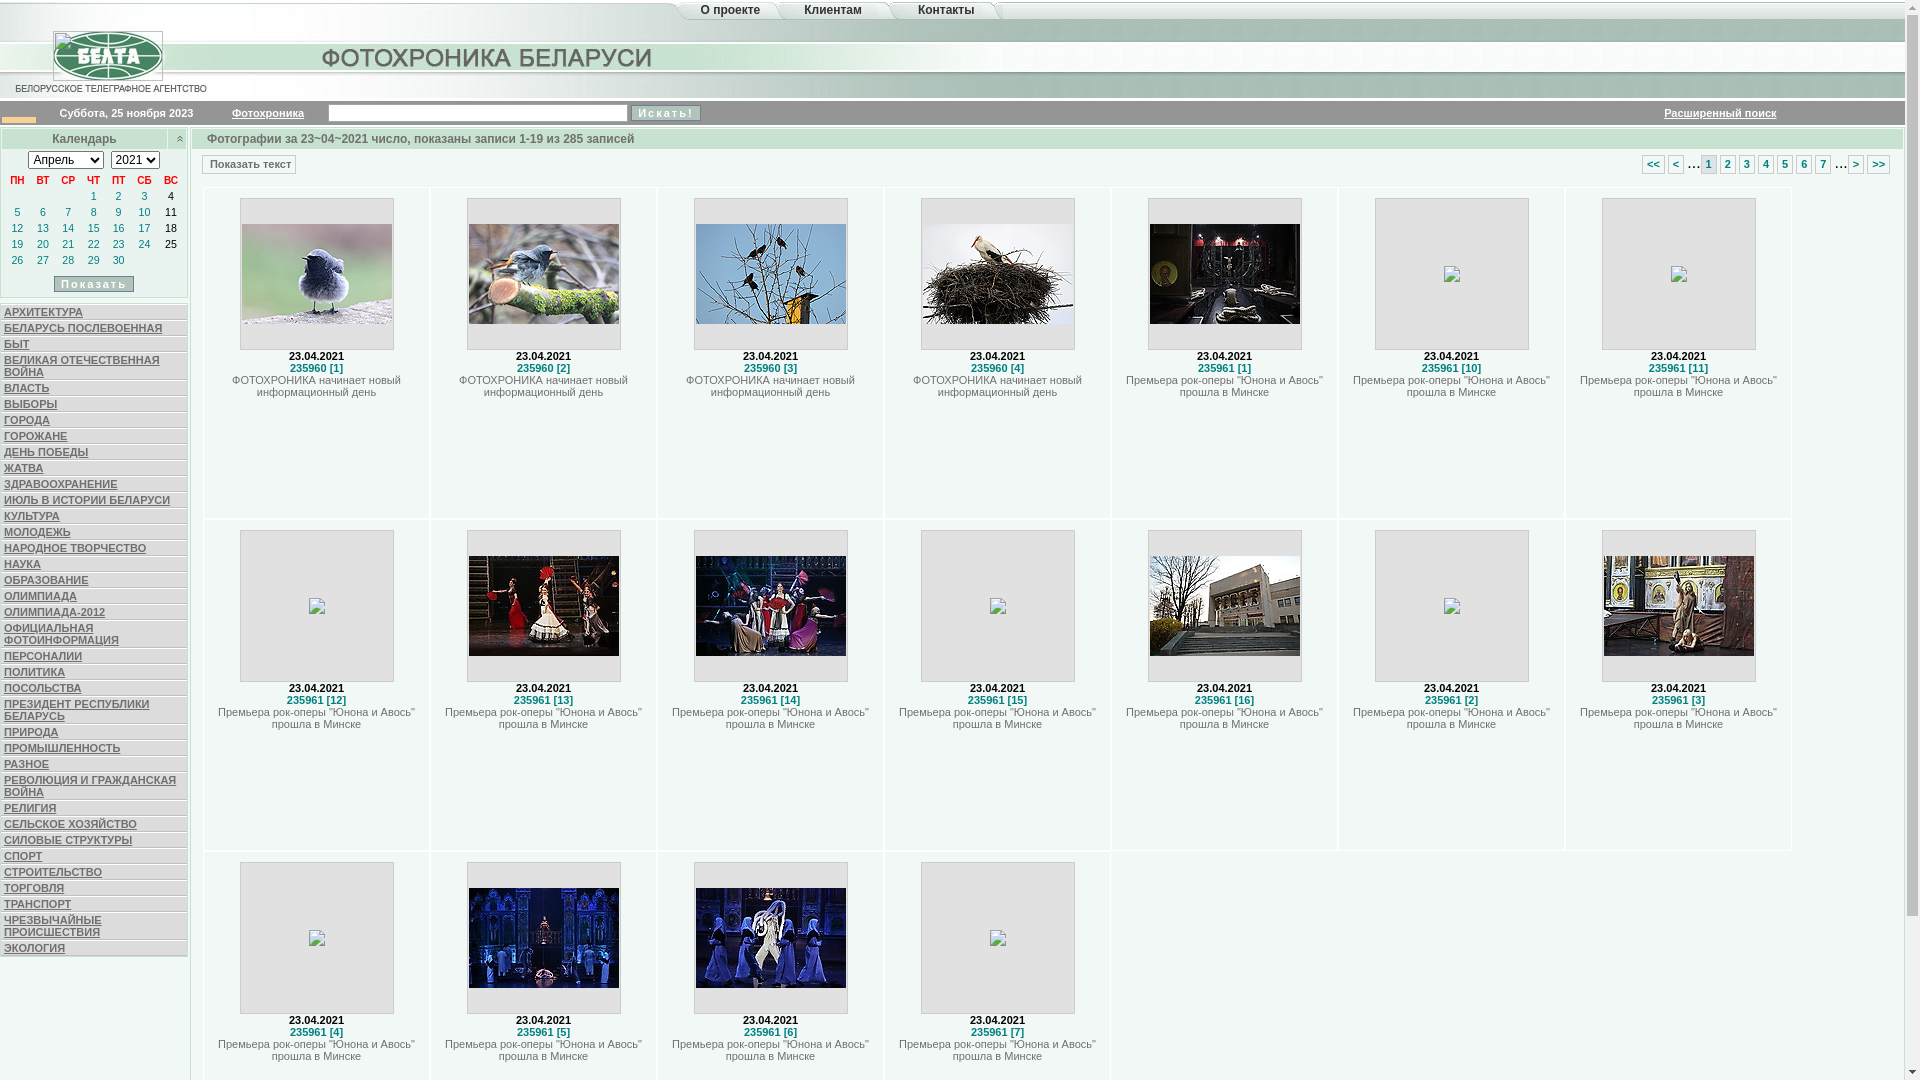 The height and width of the screenshot is (1080, 1920). What do you see at coordinates (1766, 162) in the screenshot?
I see `'4'` at bounding box center [1766, 162].